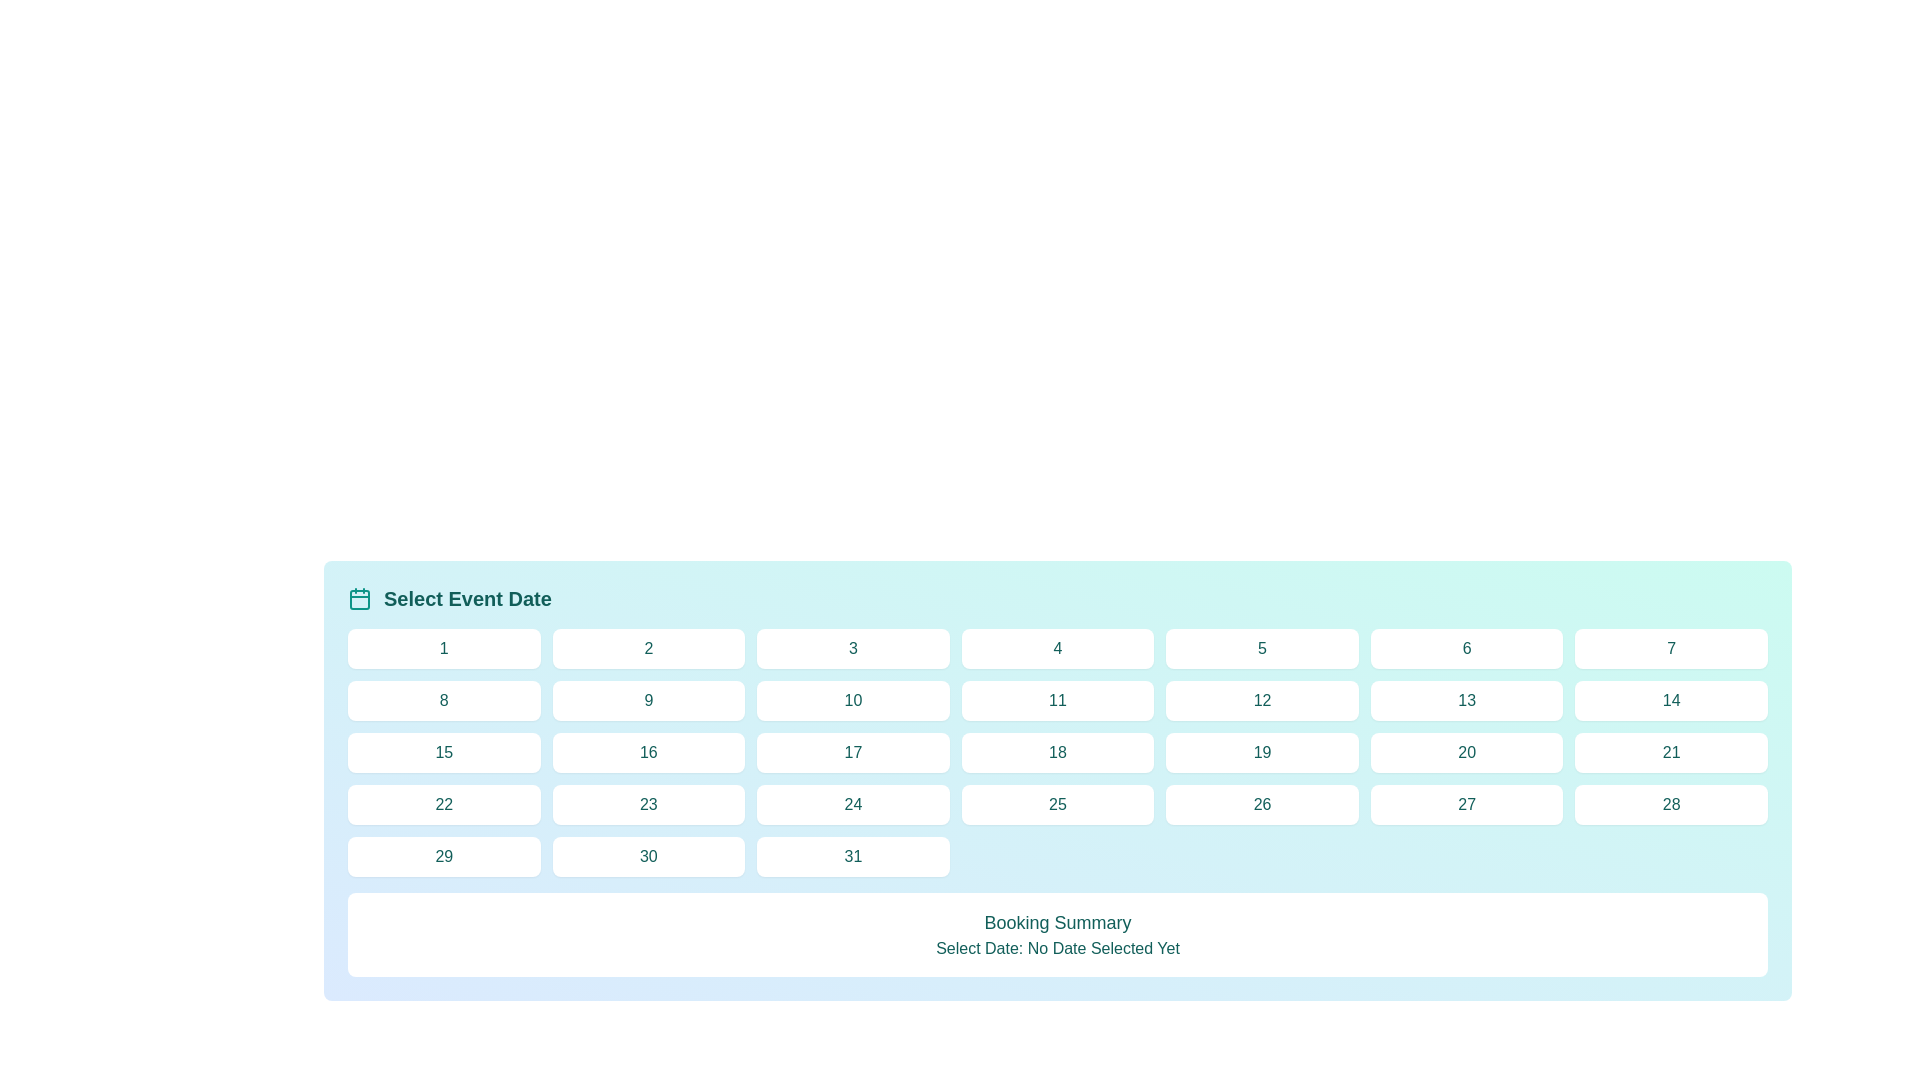 The height and width of the screenshot is (1080, 1920). What do you see at coordinates (648, 700) in the screenshot?
I see `the button displaying the numeral '9' in teal color, located in the second row and second column of the grid layout` at bounding box center [648, 700].